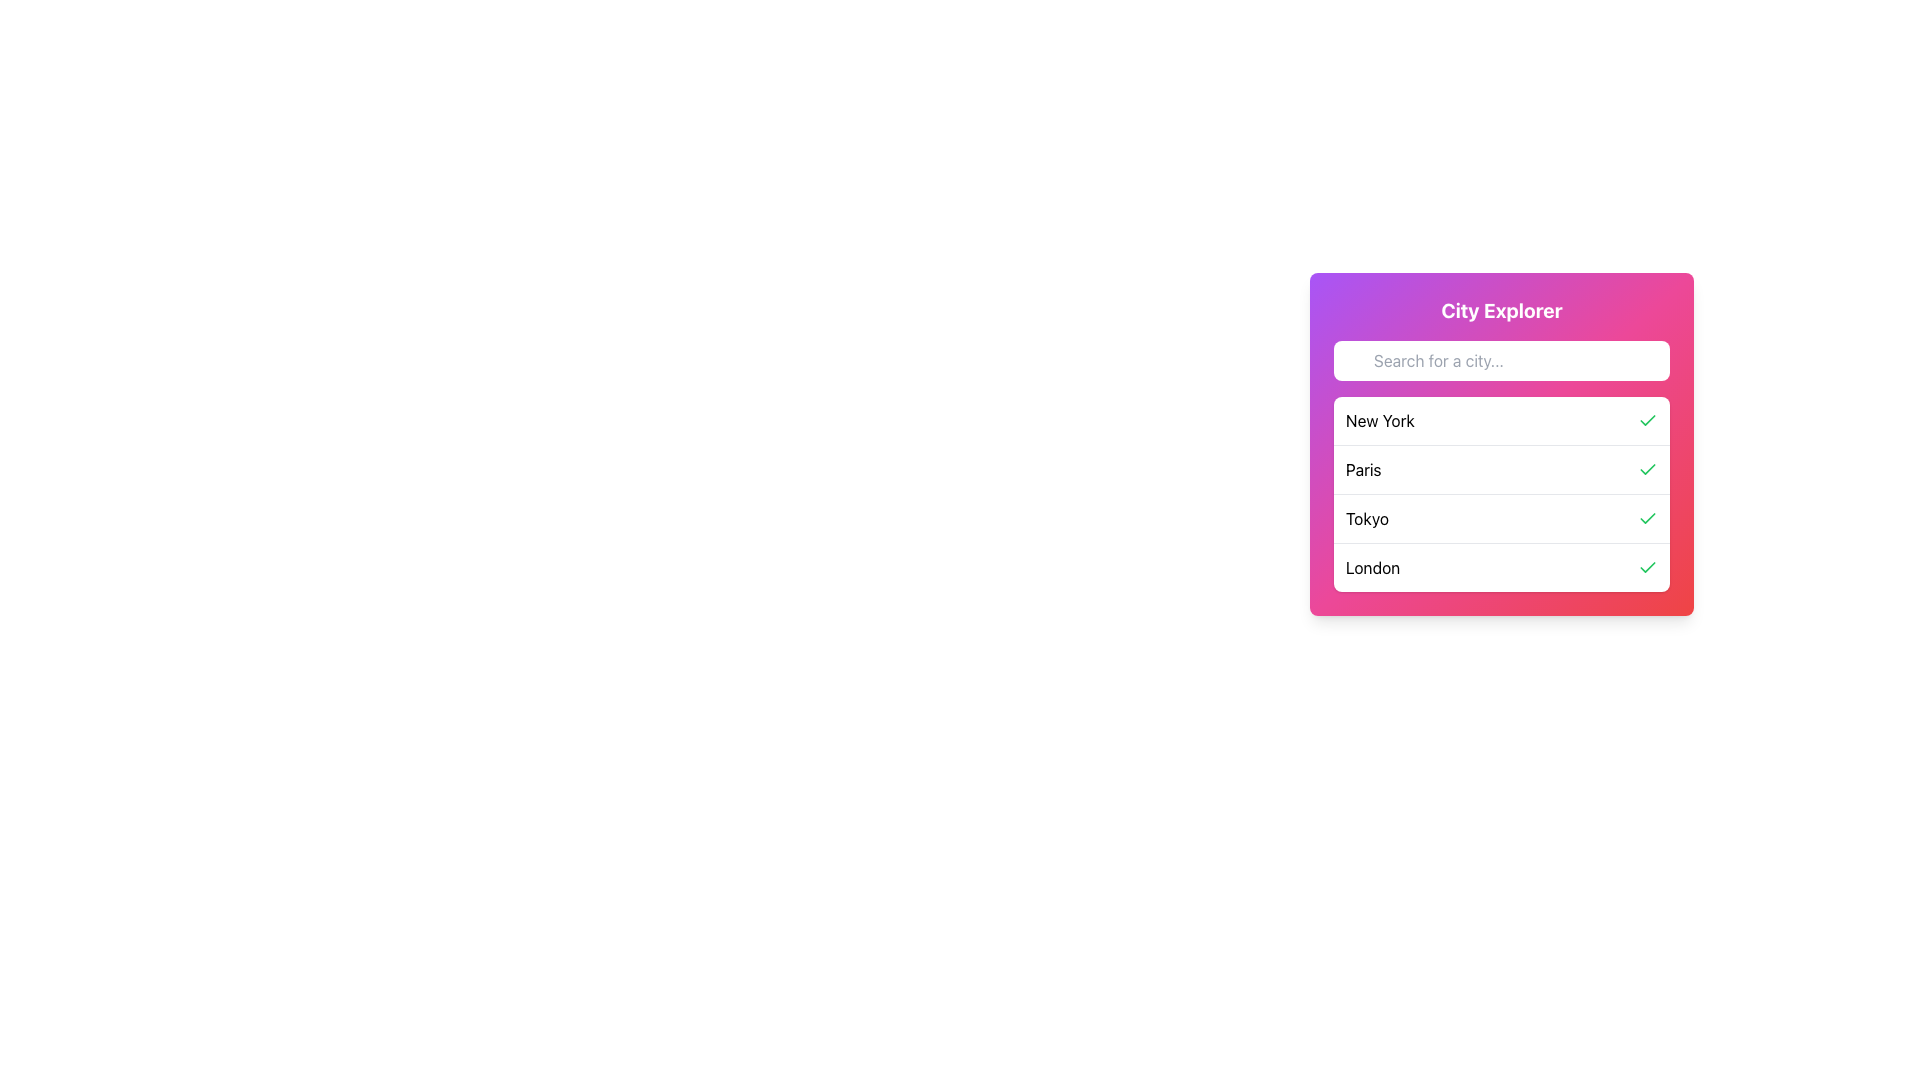  I want to click on the small green checkmark icon indicating selection for 'Tokyo' in the third row of the City Explorer list, so click(1647, 518).